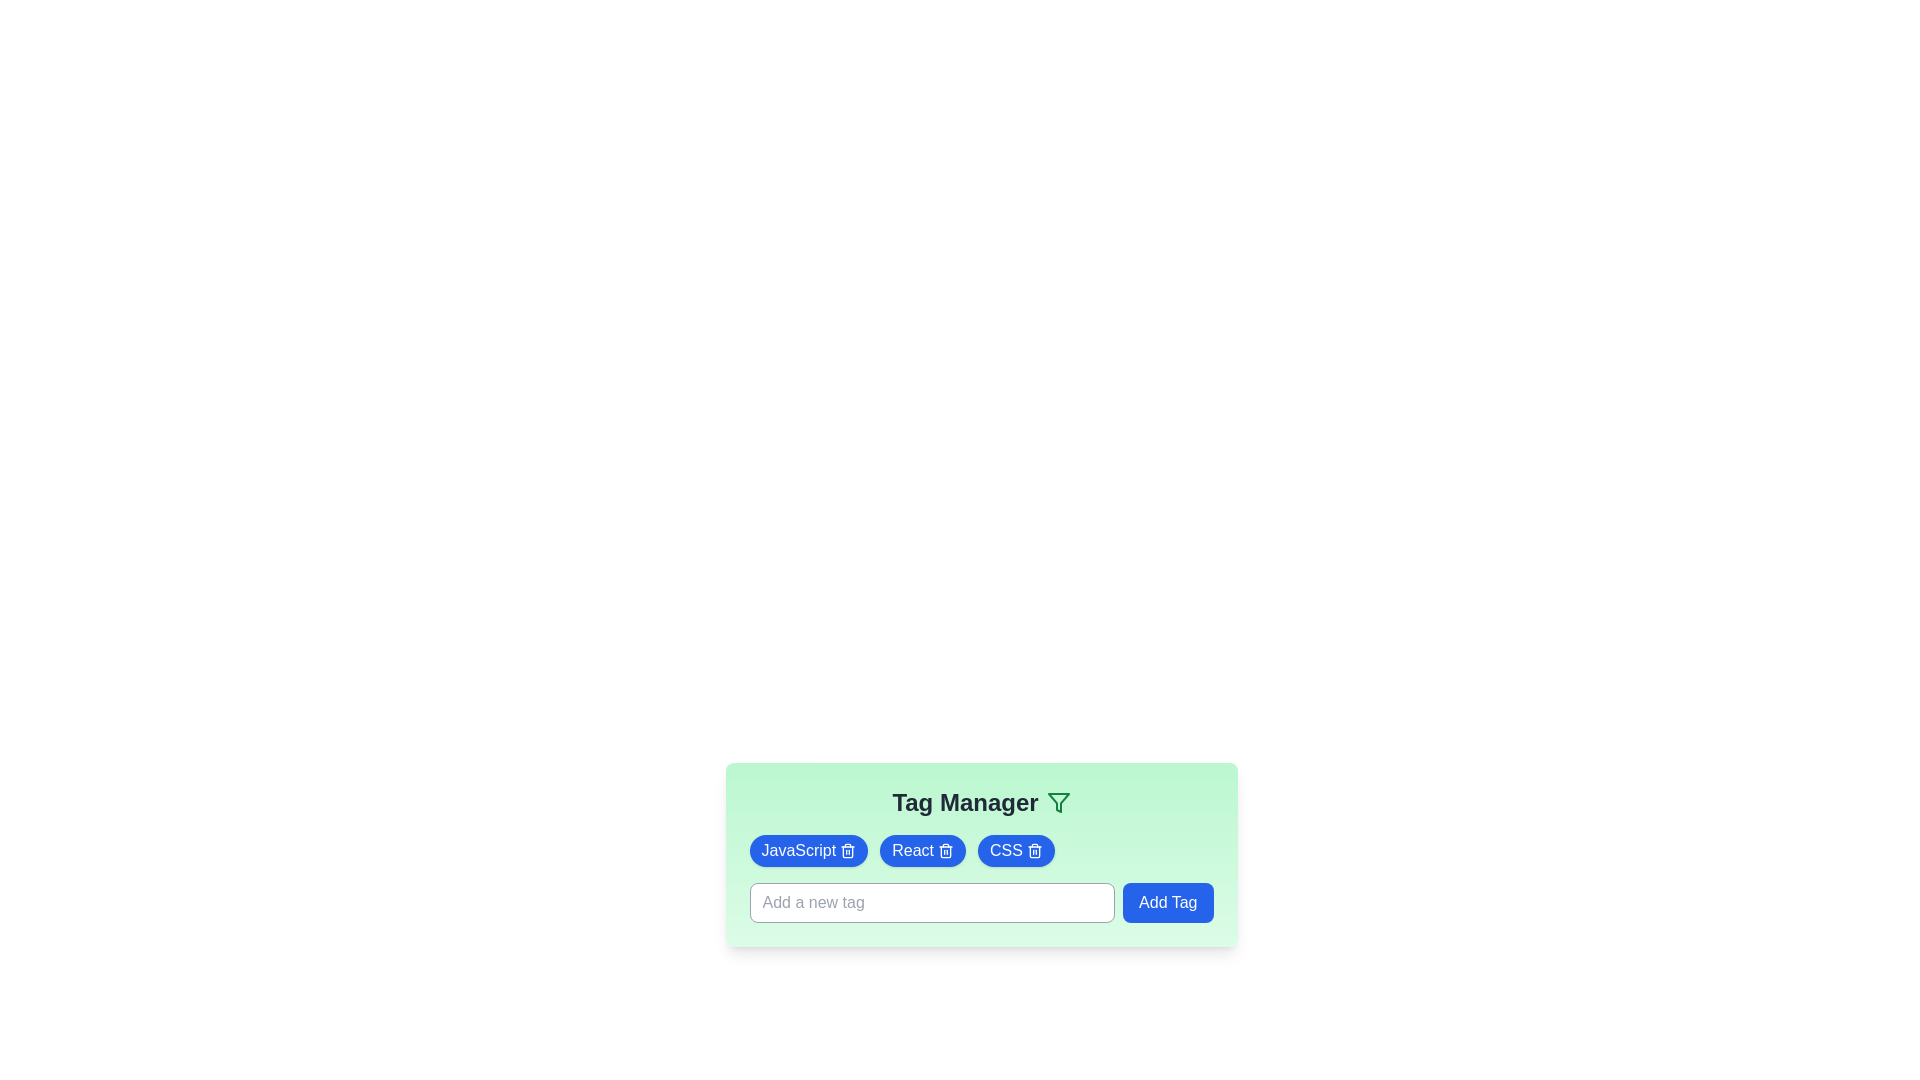 The height and width of the screenshot is (1080, 1920). Describe the element at coordinates (1006, 851) in the screenshot. I see `the 'CSS' label, which is a bold, white text on a rounded rectangular blue background, positioned between the 'React' tag and a delete icon` at that location.